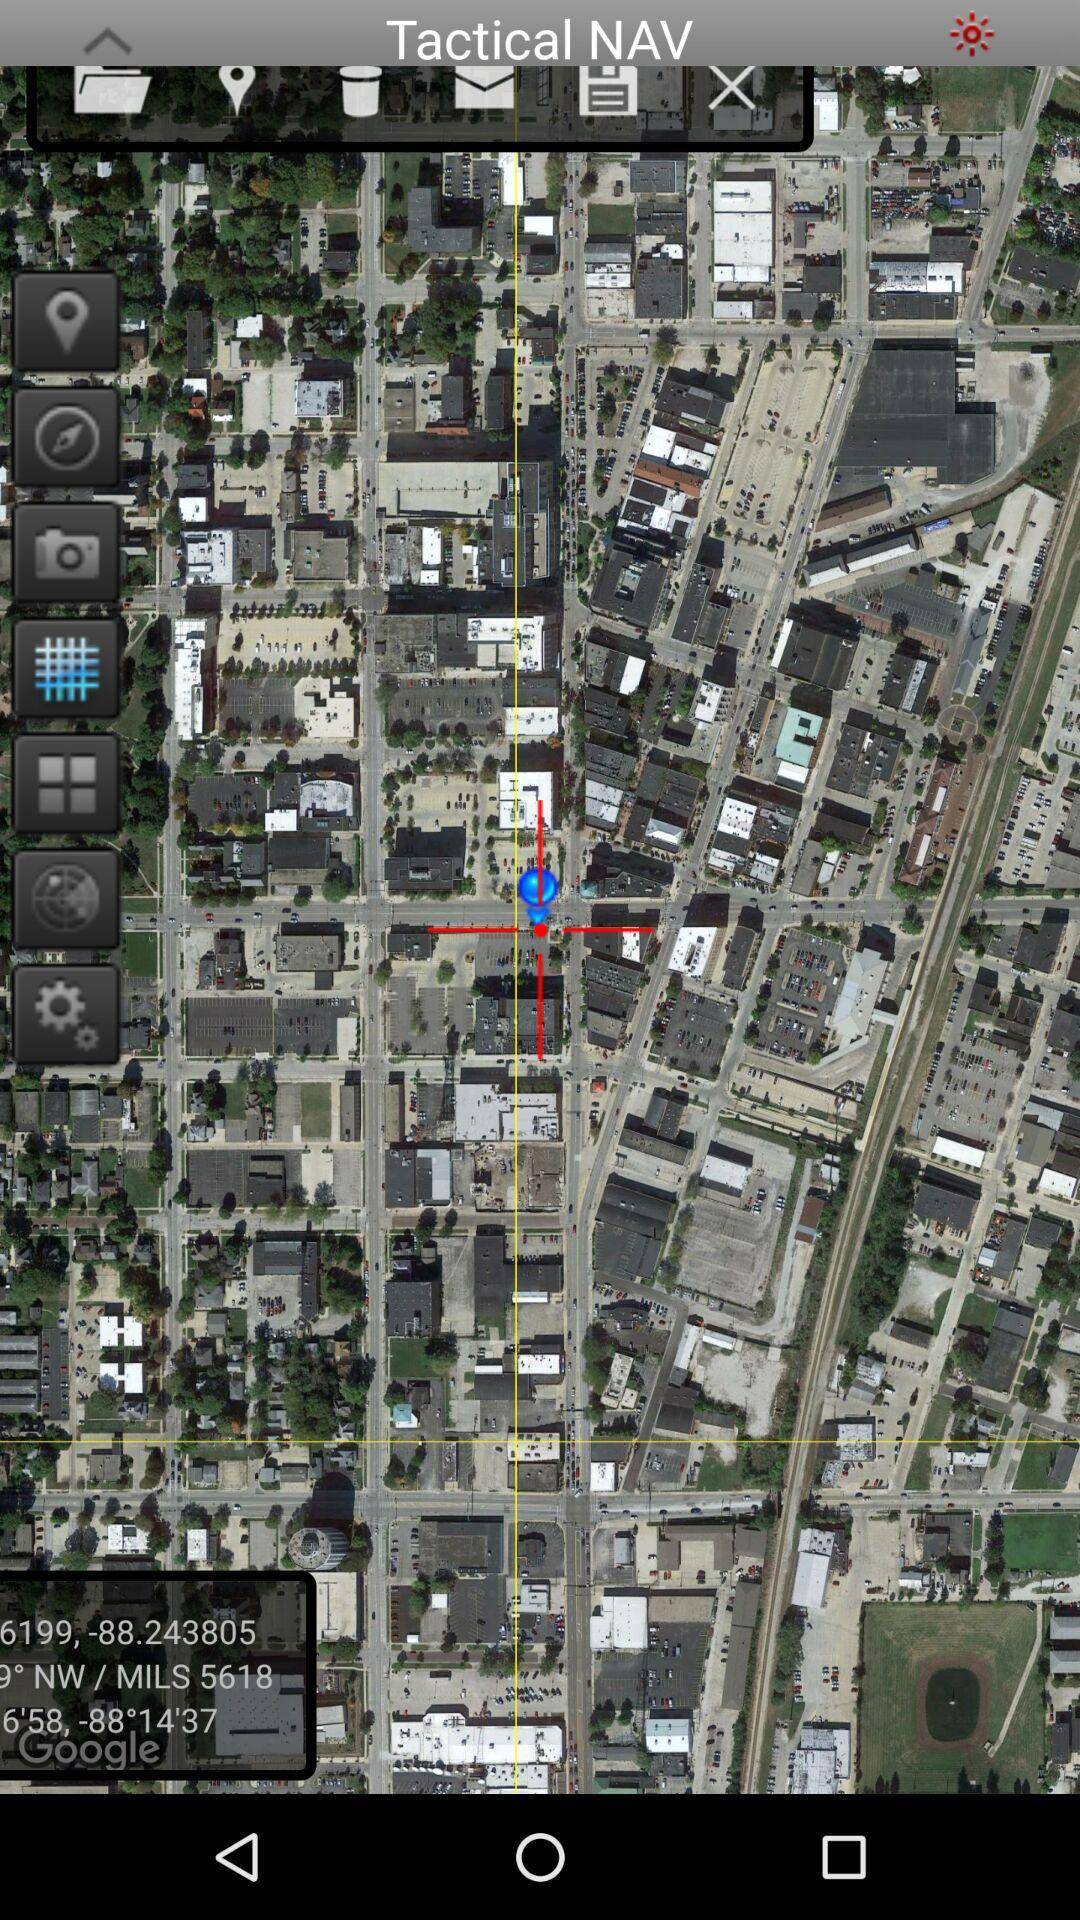  What do you see at coordinates (58, 552) in the screenshot?
I see `take screenshot` at bounding box center [58, 552].